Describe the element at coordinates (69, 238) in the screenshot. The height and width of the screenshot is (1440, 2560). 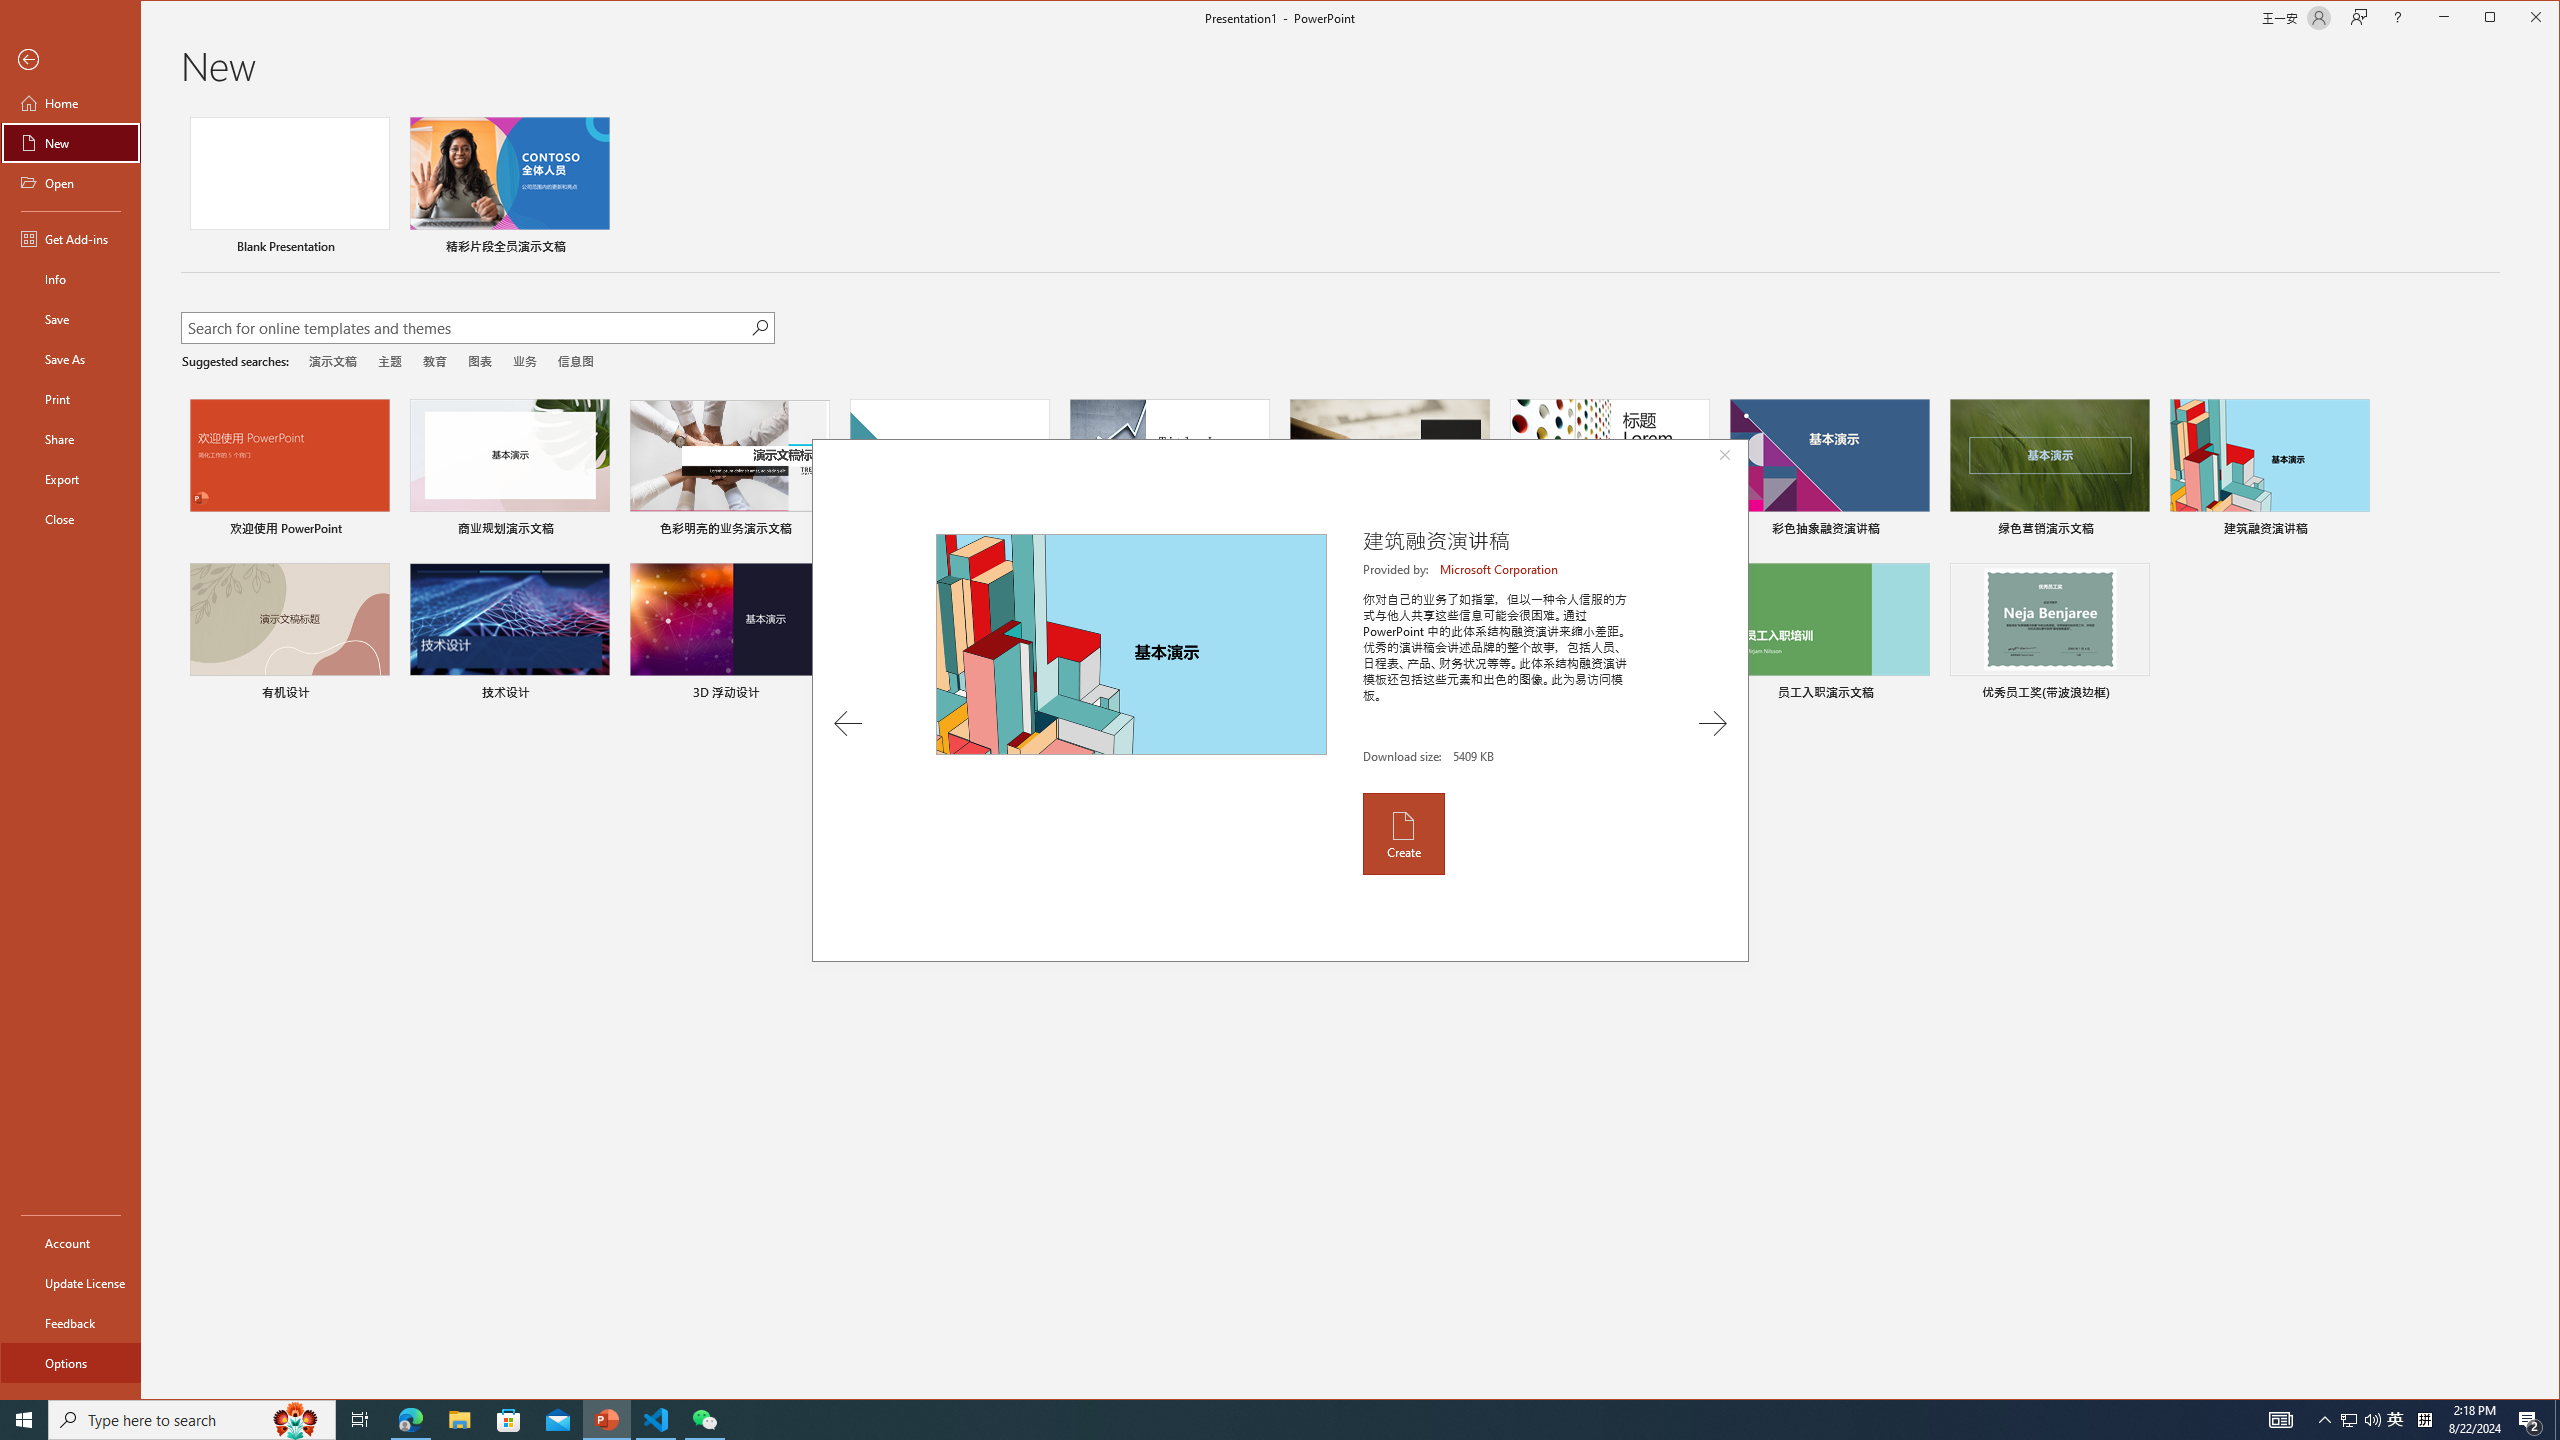
I see `'Get Add-ins'` at that location.